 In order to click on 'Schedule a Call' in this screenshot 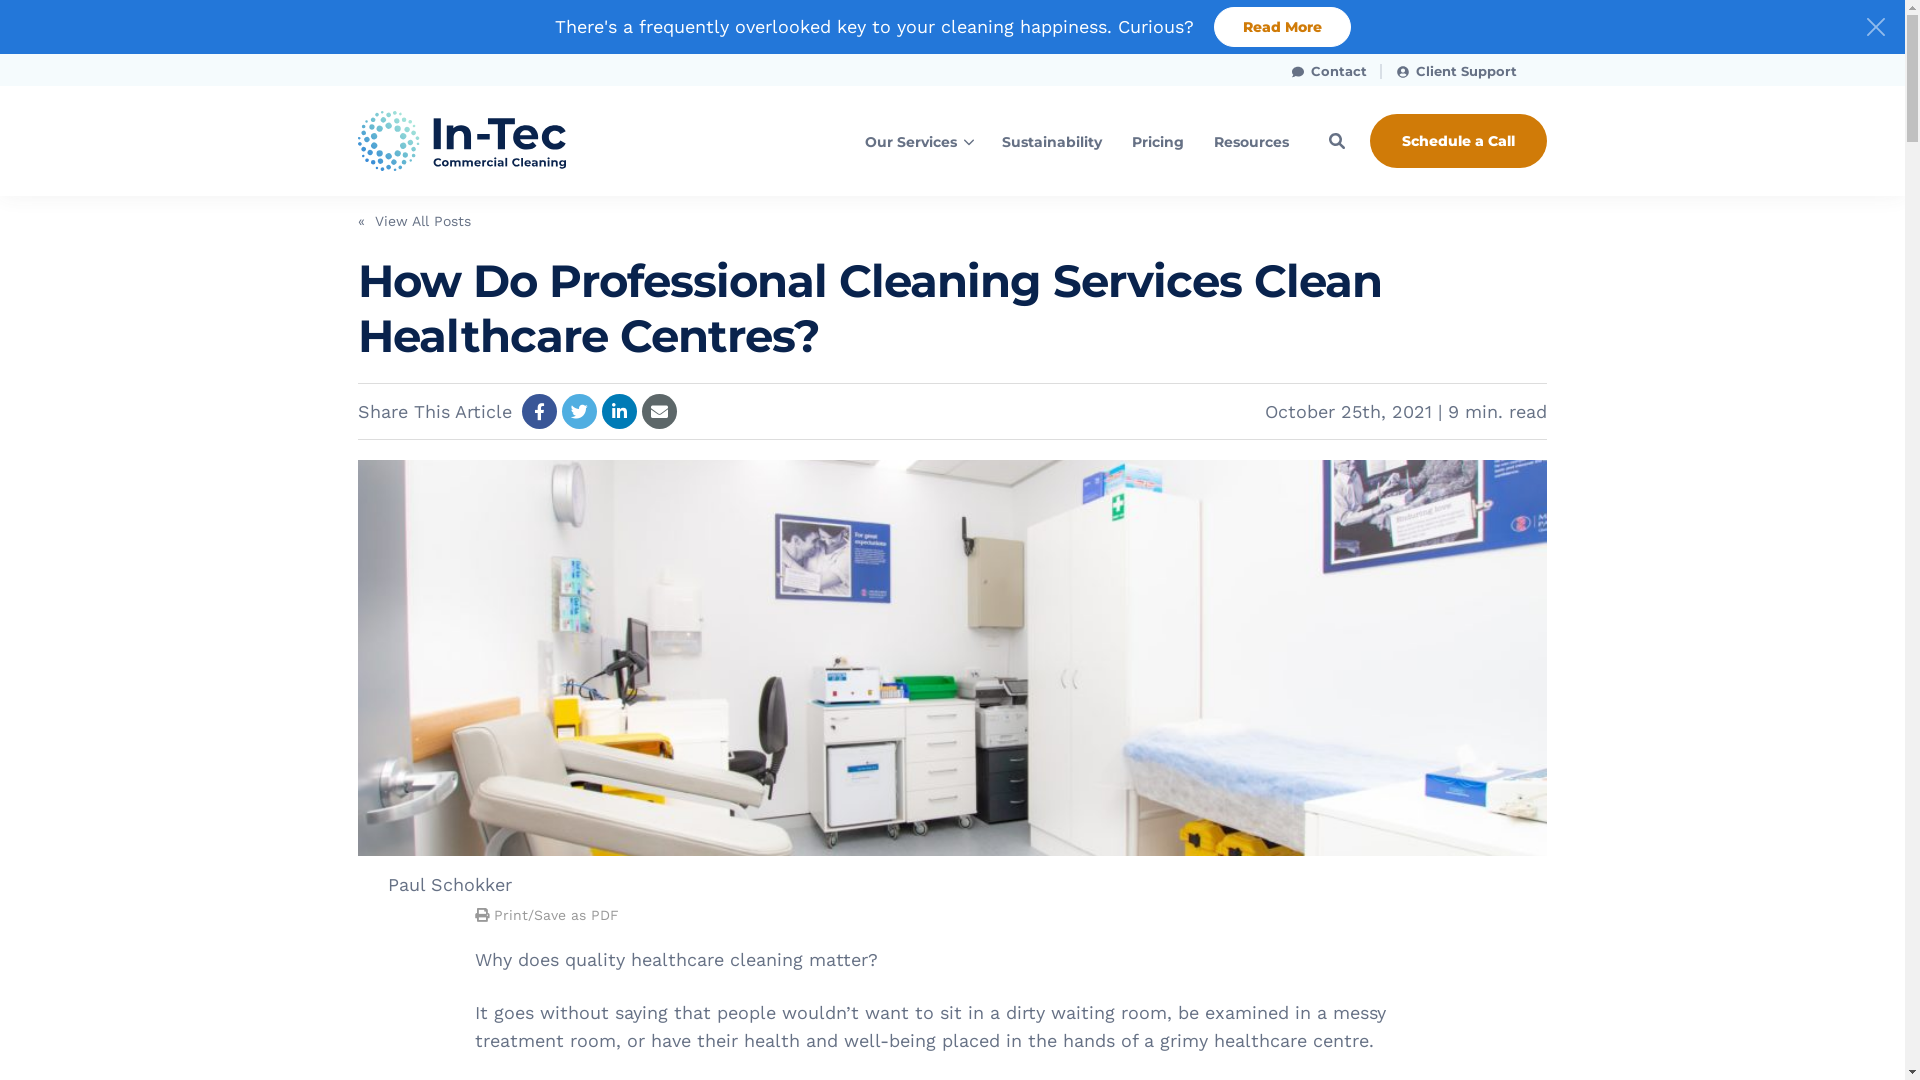, I will do `click(1458, 140)`.